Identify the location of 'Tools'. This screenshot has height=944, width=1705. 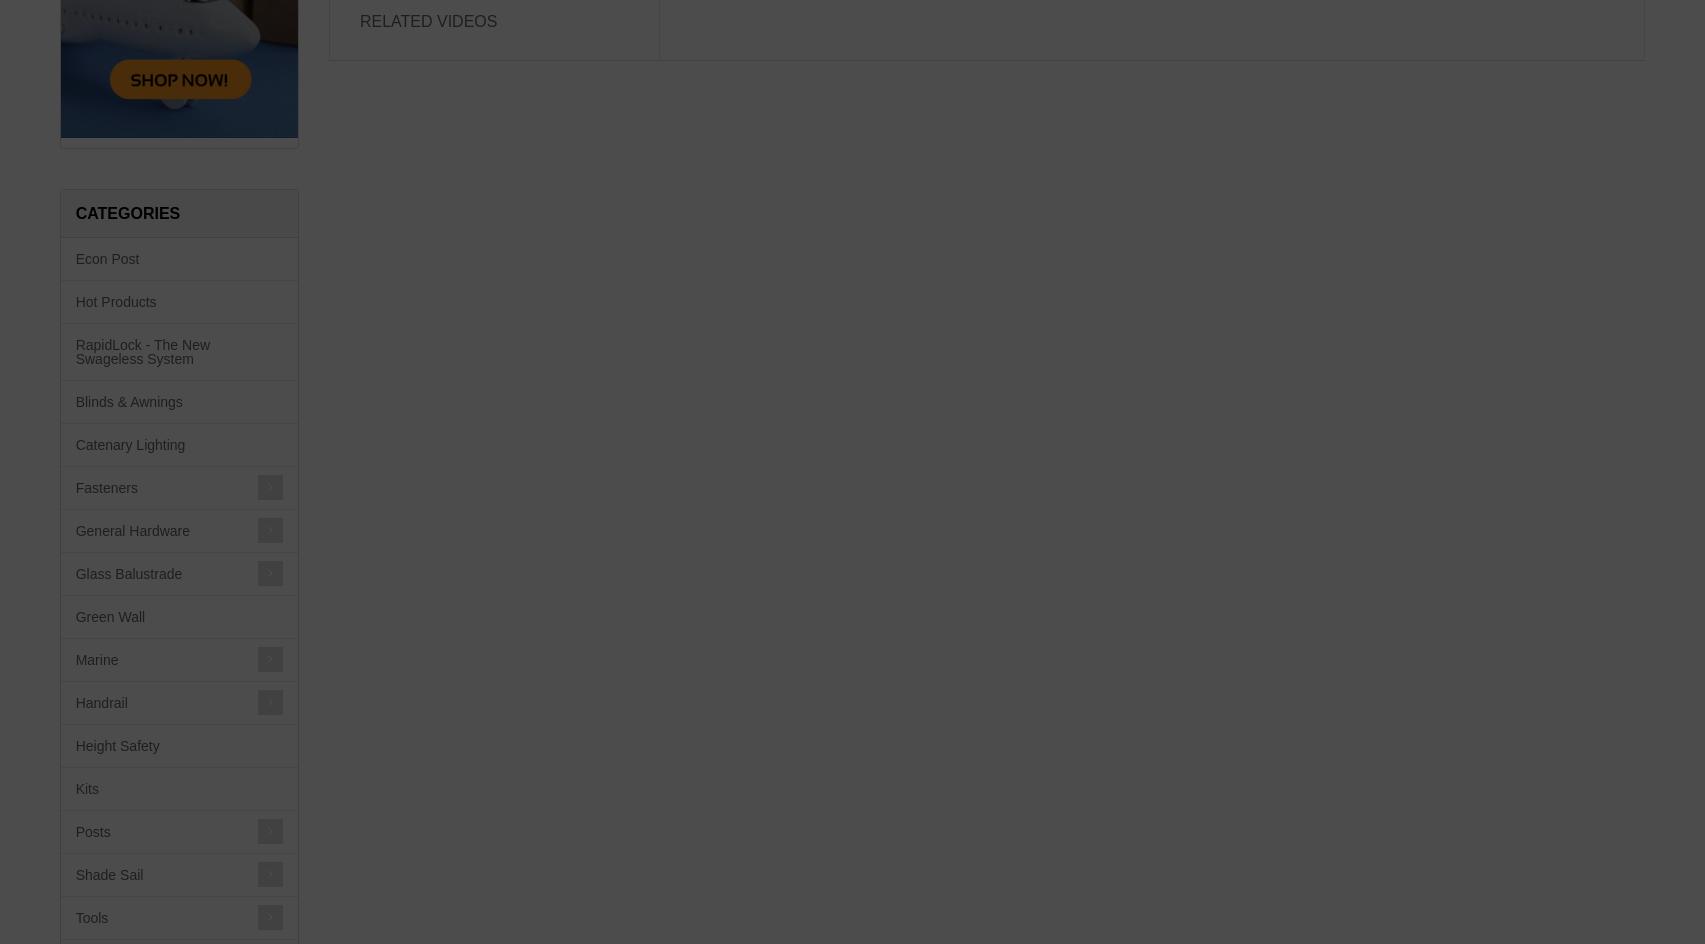
(91, 917).